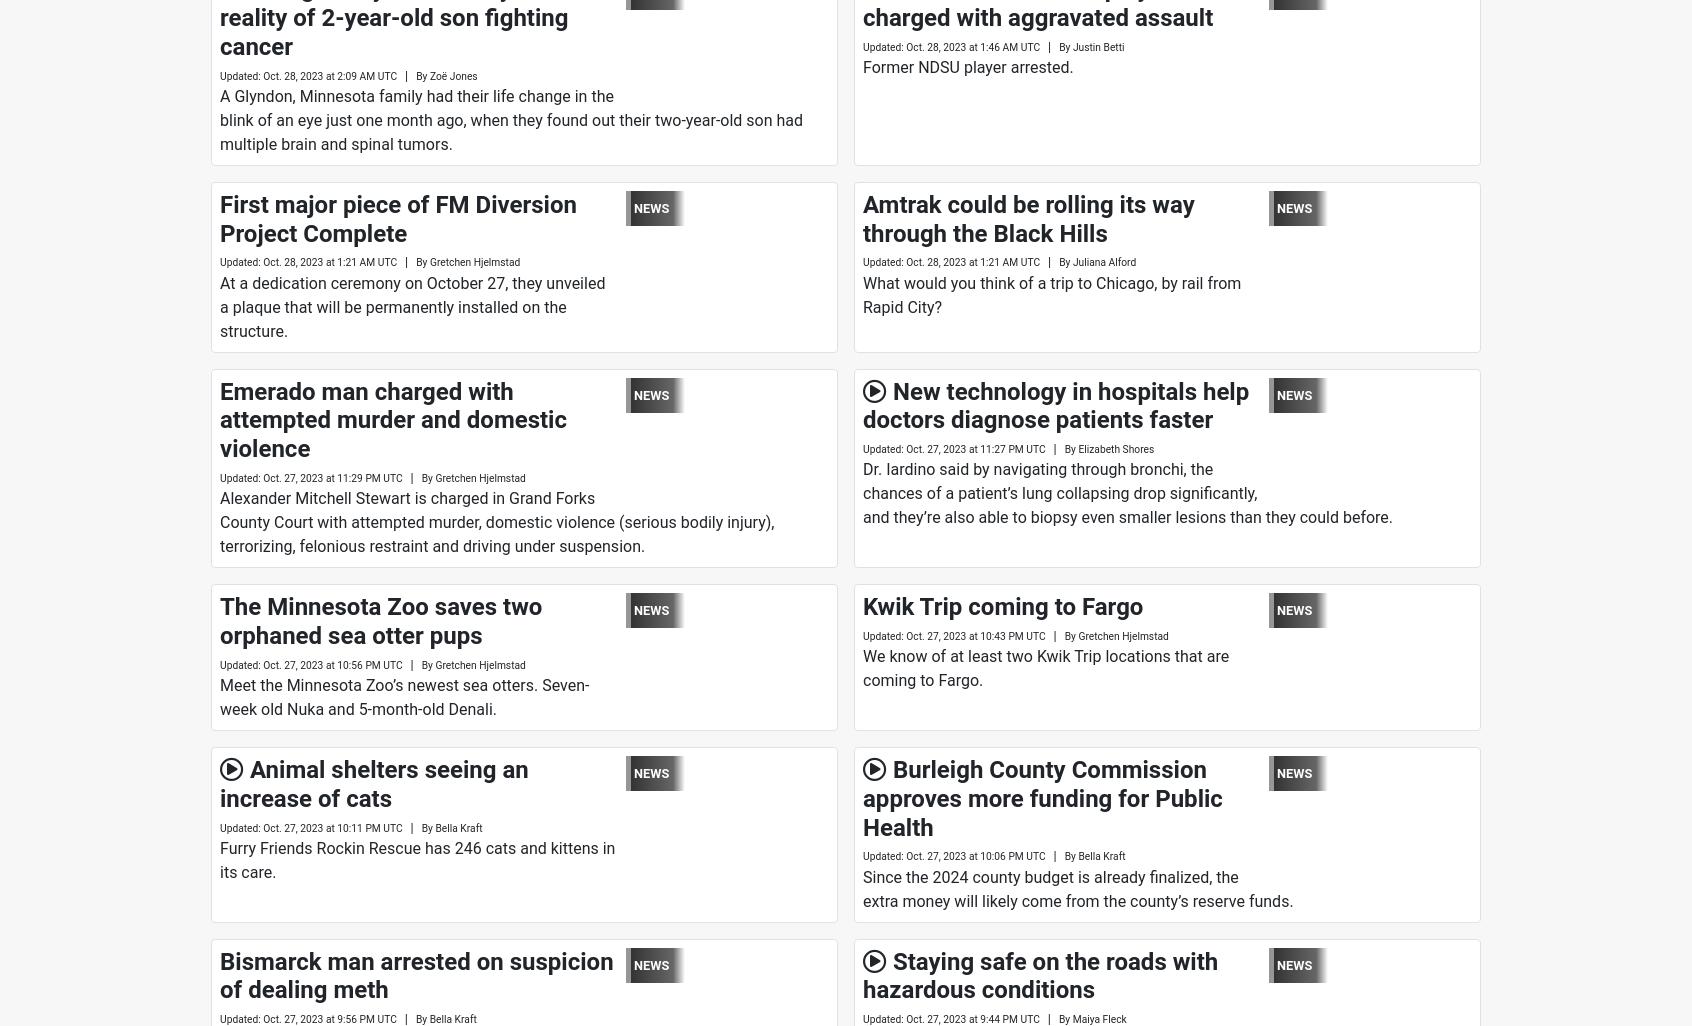 Image resolution: width=1692 pixels, height=1026 pixels. What do you see at coordinates (416, 975) in the screenshot?
I see `'Bismarck man arrested on suspicion of dealing meth'` at bounding box center [416, 975].